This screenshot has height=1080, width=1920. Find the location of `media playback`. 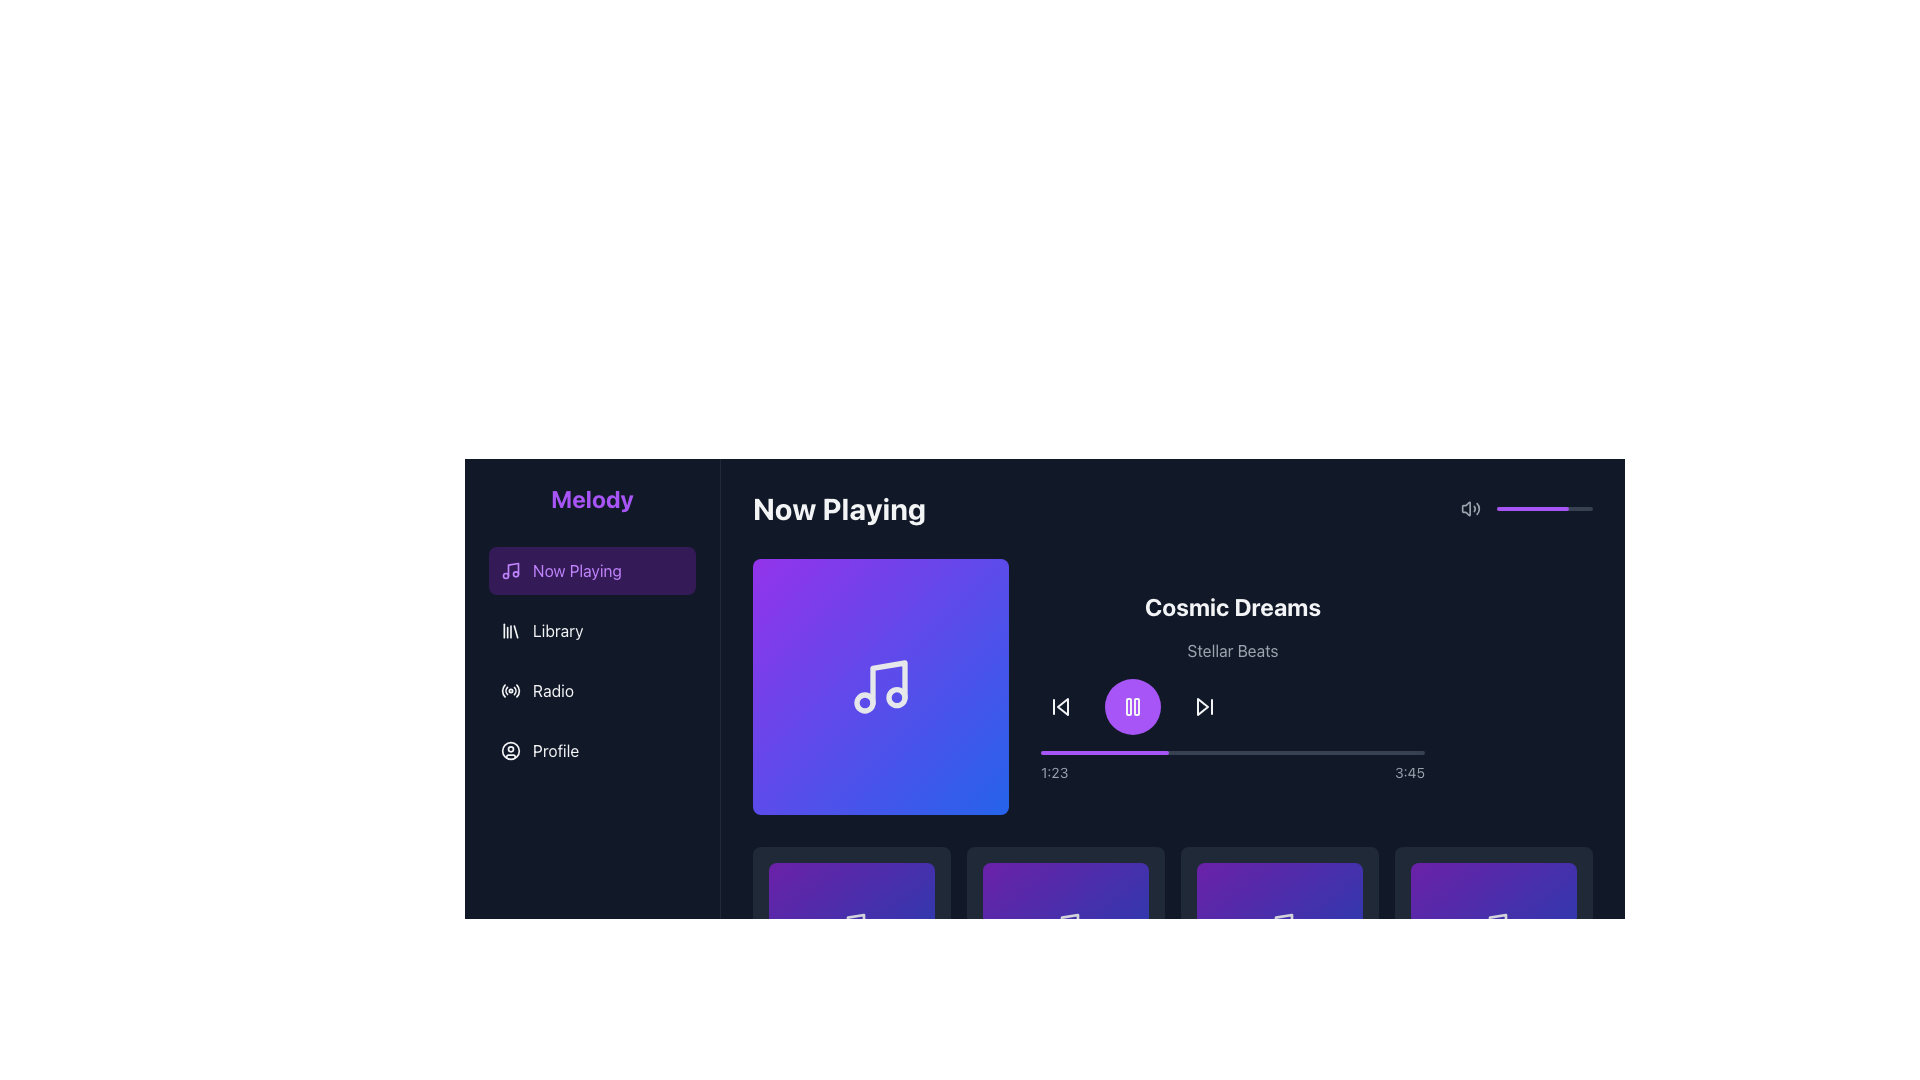

media playback is located at coordinates (1320, 752).